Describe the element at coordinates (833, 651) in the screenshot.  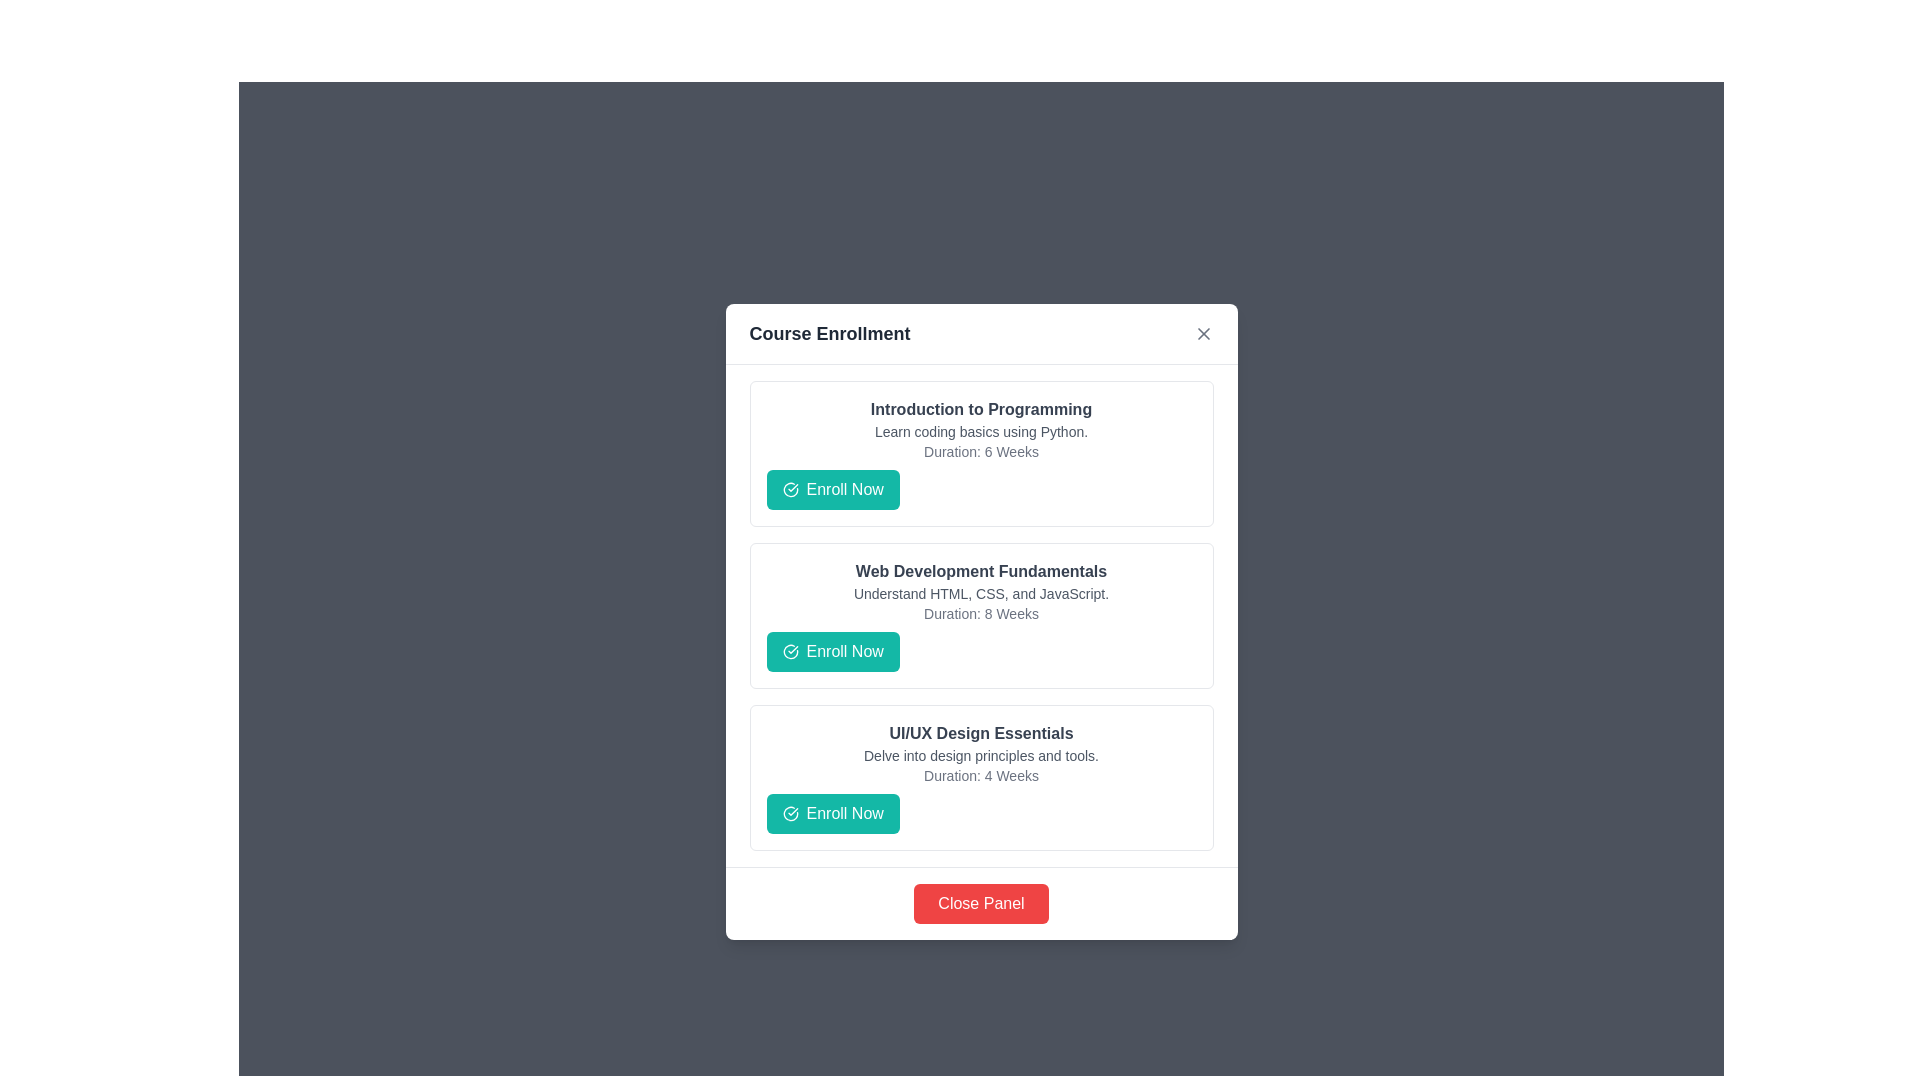
I see `the 'Enroll in Web Development Fundamentals' button located in the bottom section of the course panel card` at that location.